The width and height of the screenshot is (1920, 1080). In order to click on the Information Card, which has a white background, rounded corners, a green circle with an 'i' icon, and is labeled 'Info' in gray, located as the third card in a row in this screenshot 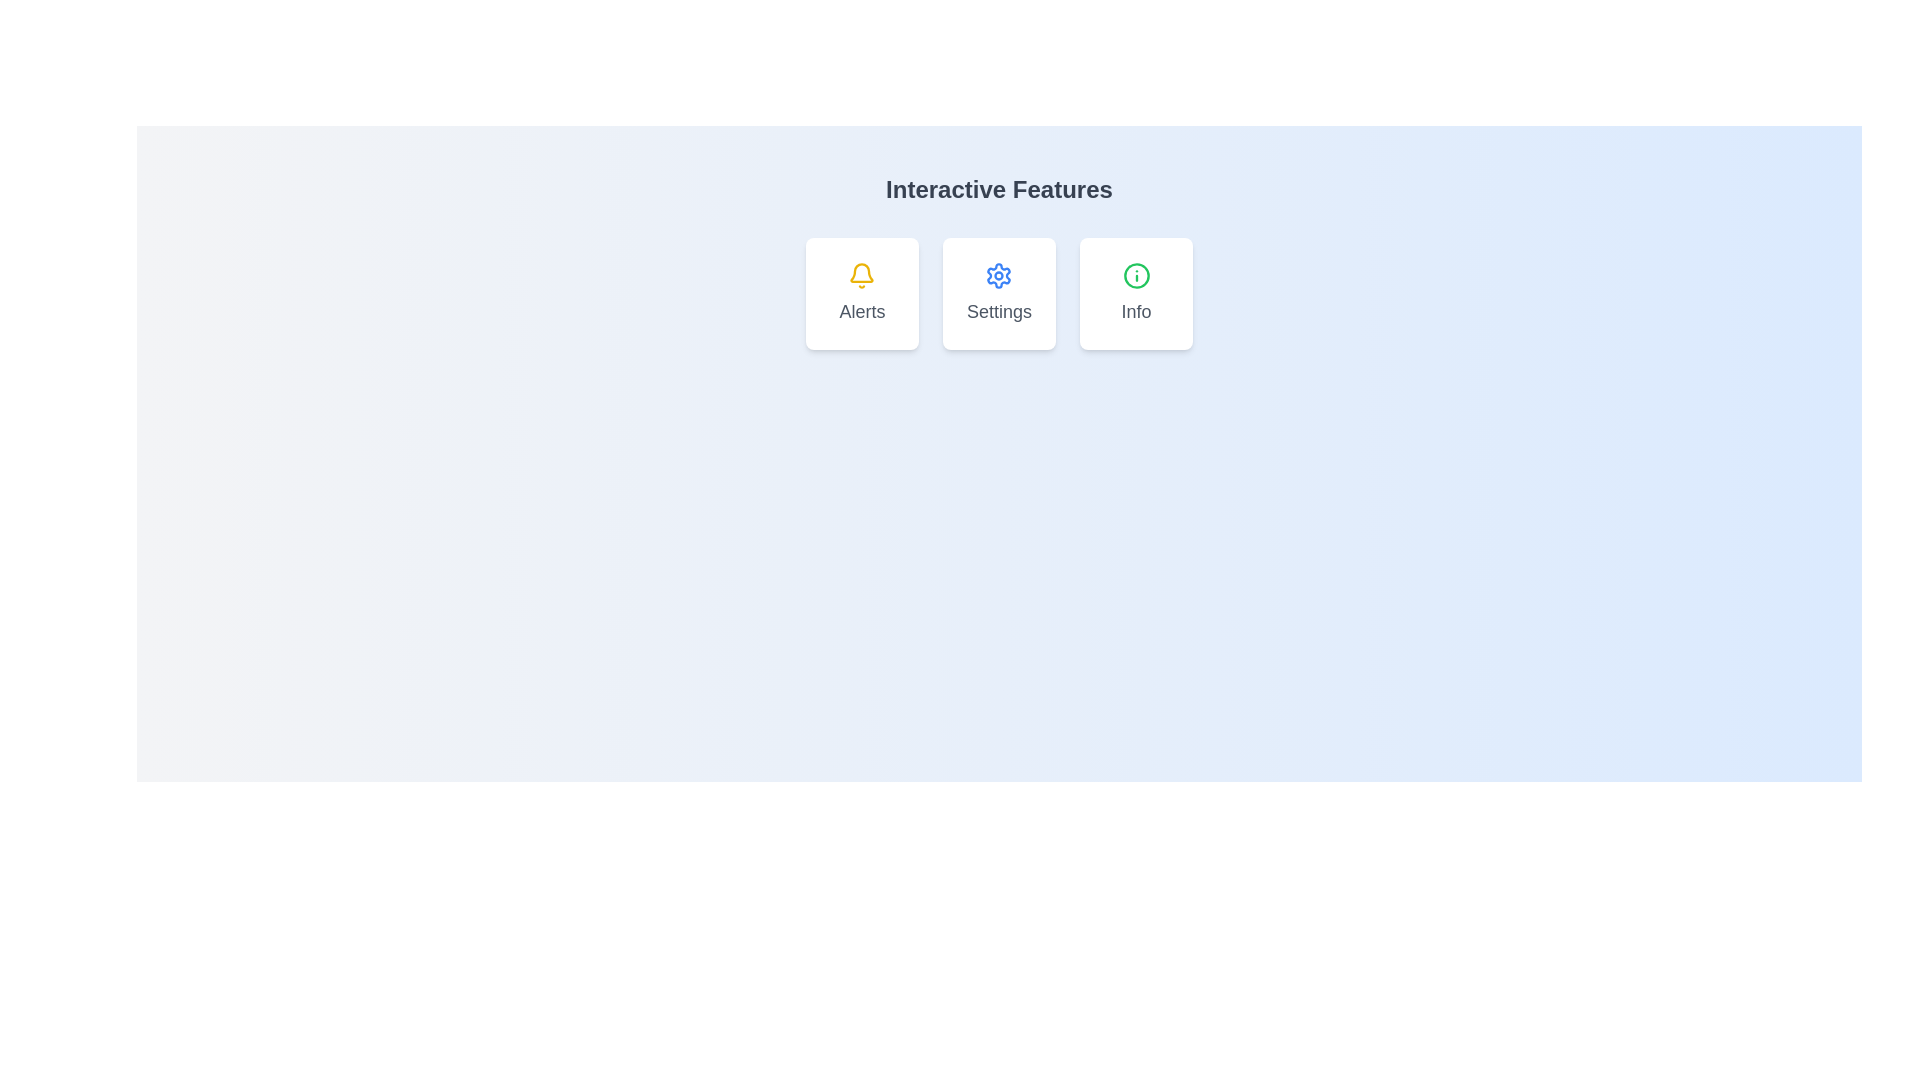, I will do `click(1136, 293)`.